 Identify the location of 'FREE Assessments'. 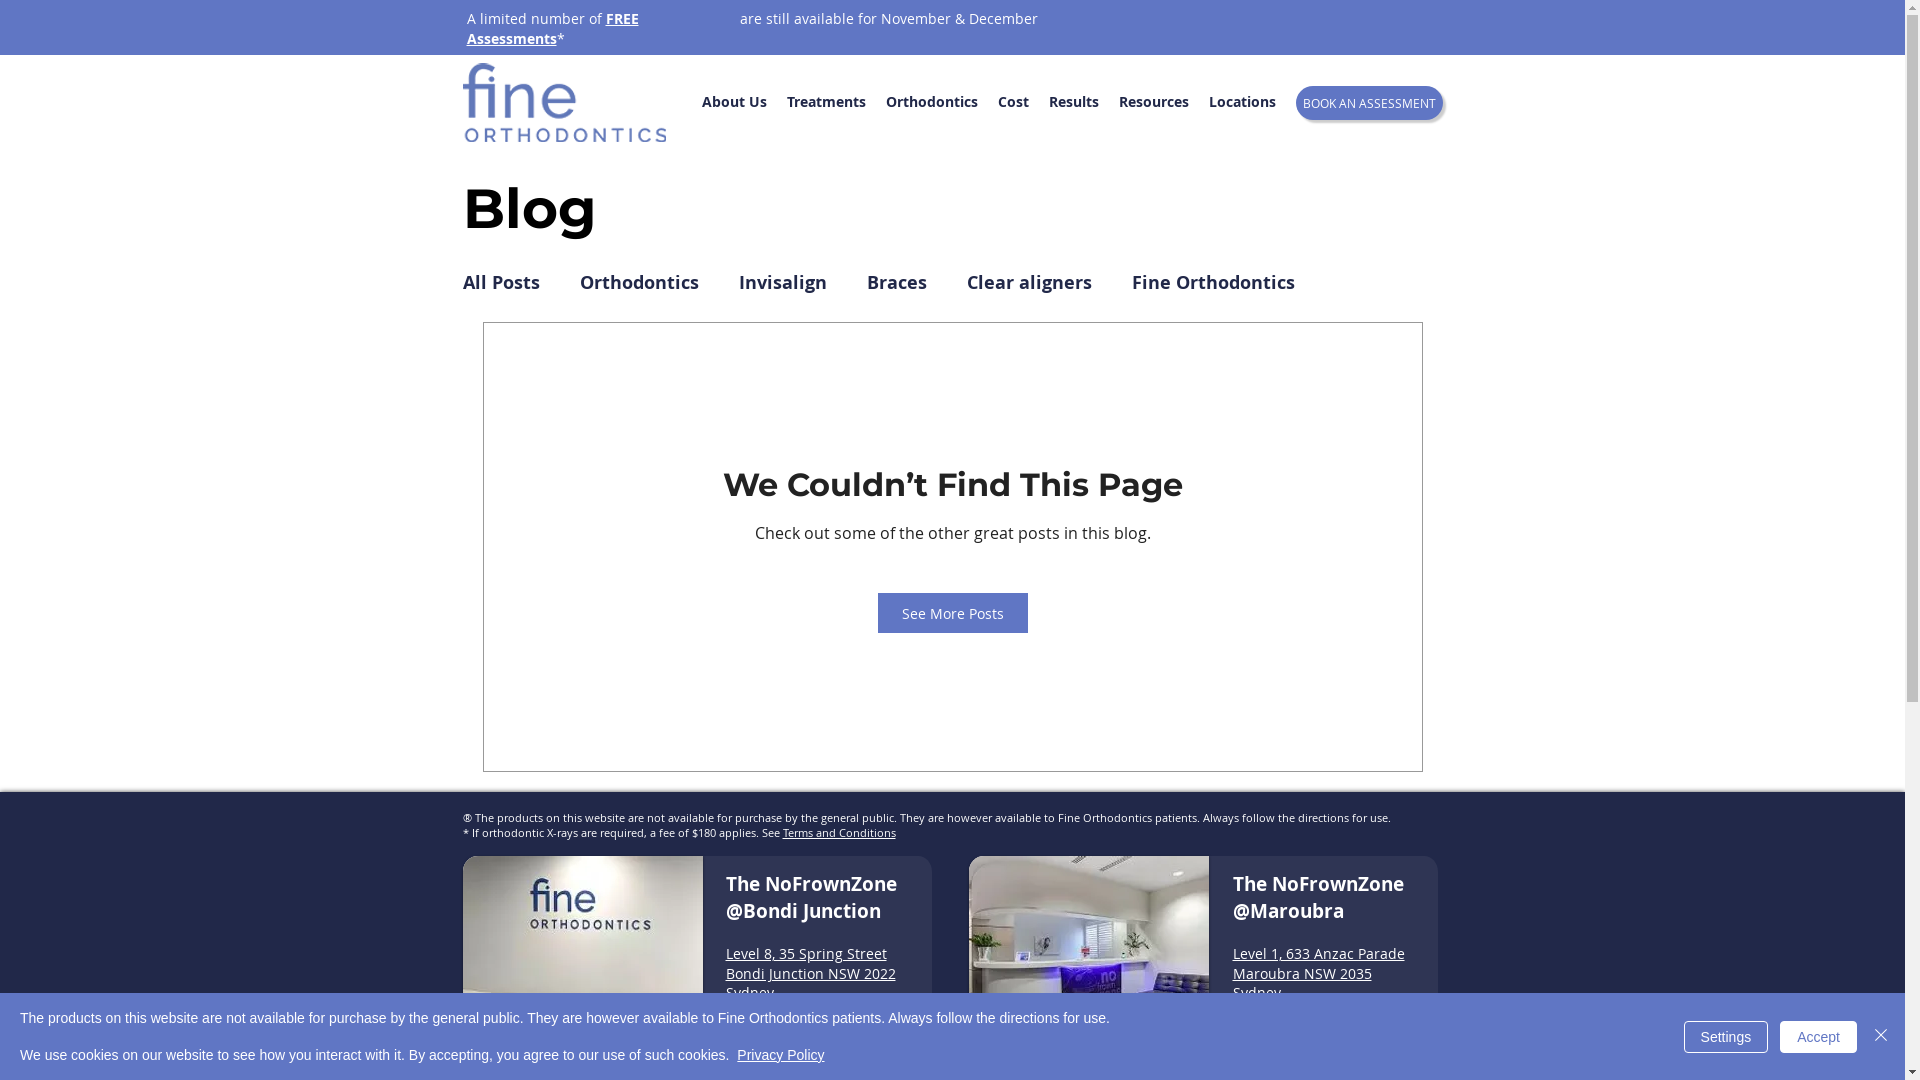
(552, 28).